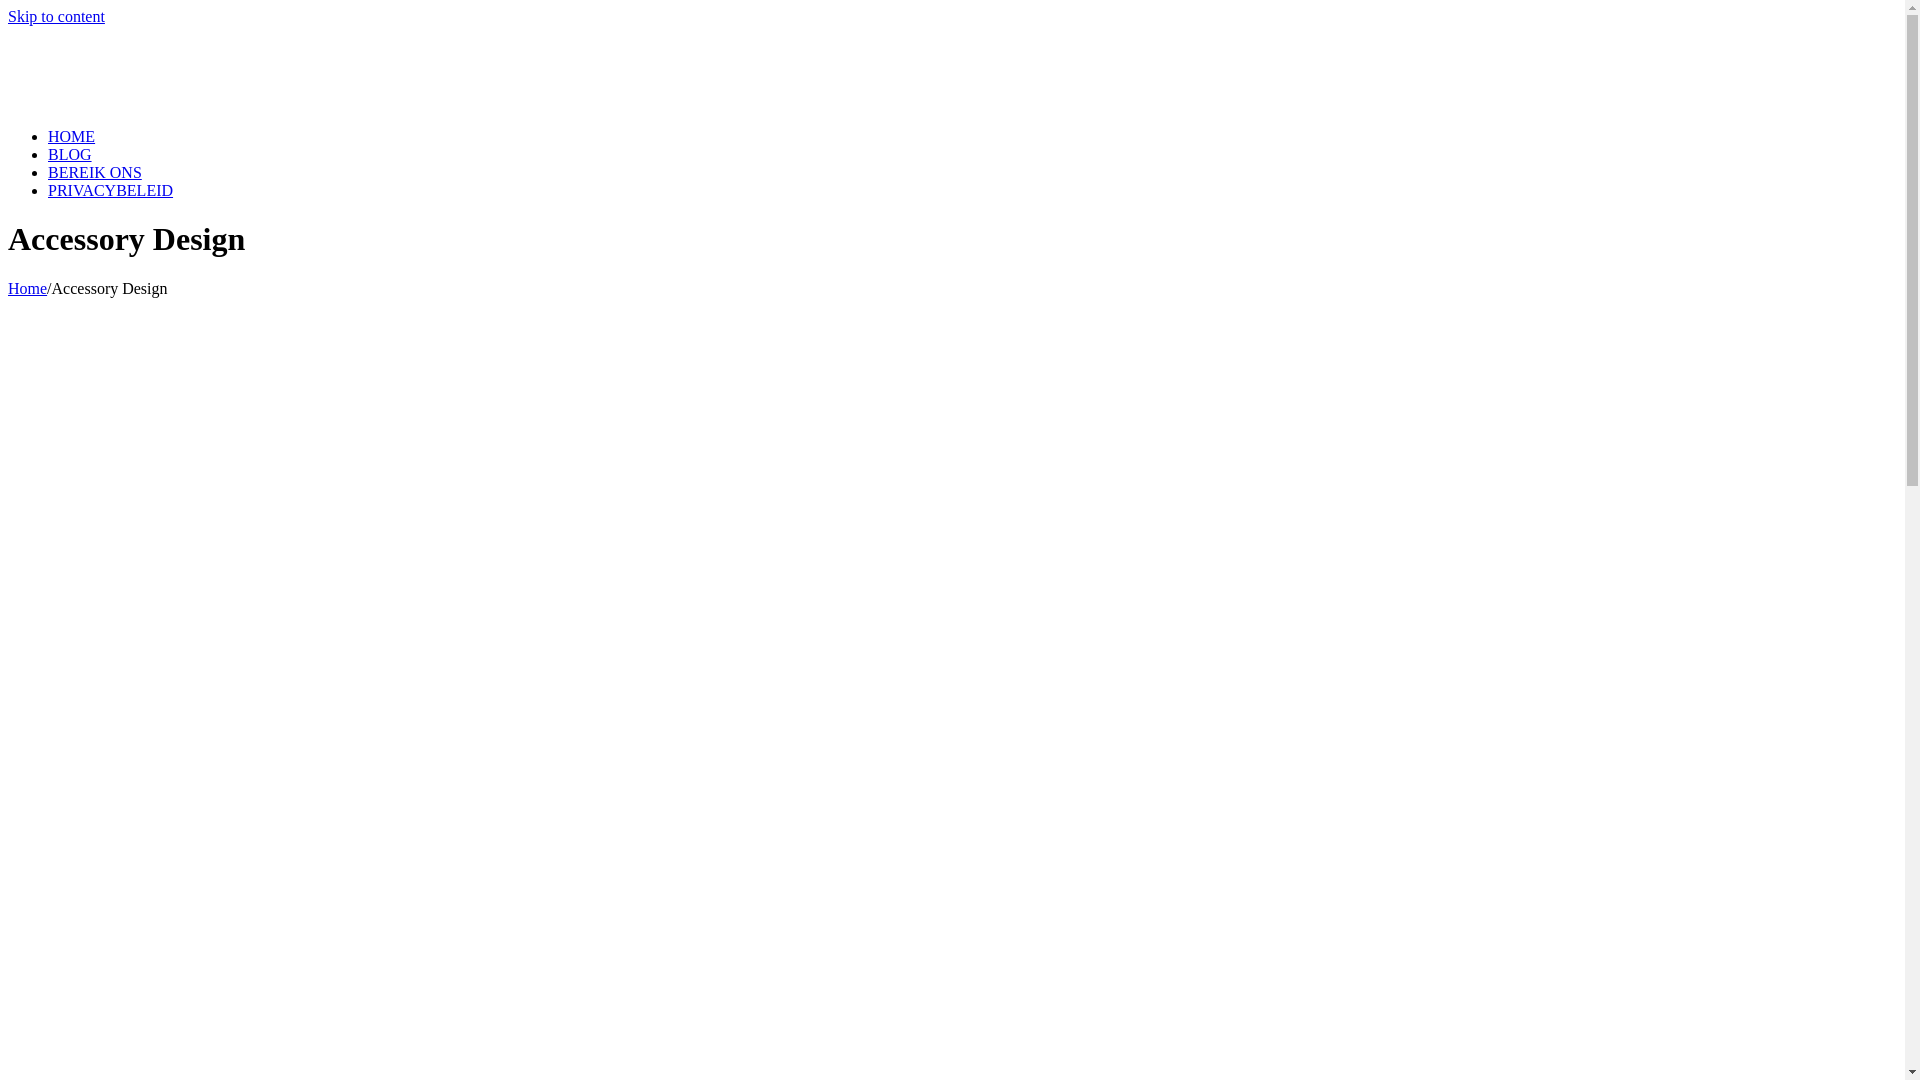  I want to click on 'Skip to content', so click(8, 16).